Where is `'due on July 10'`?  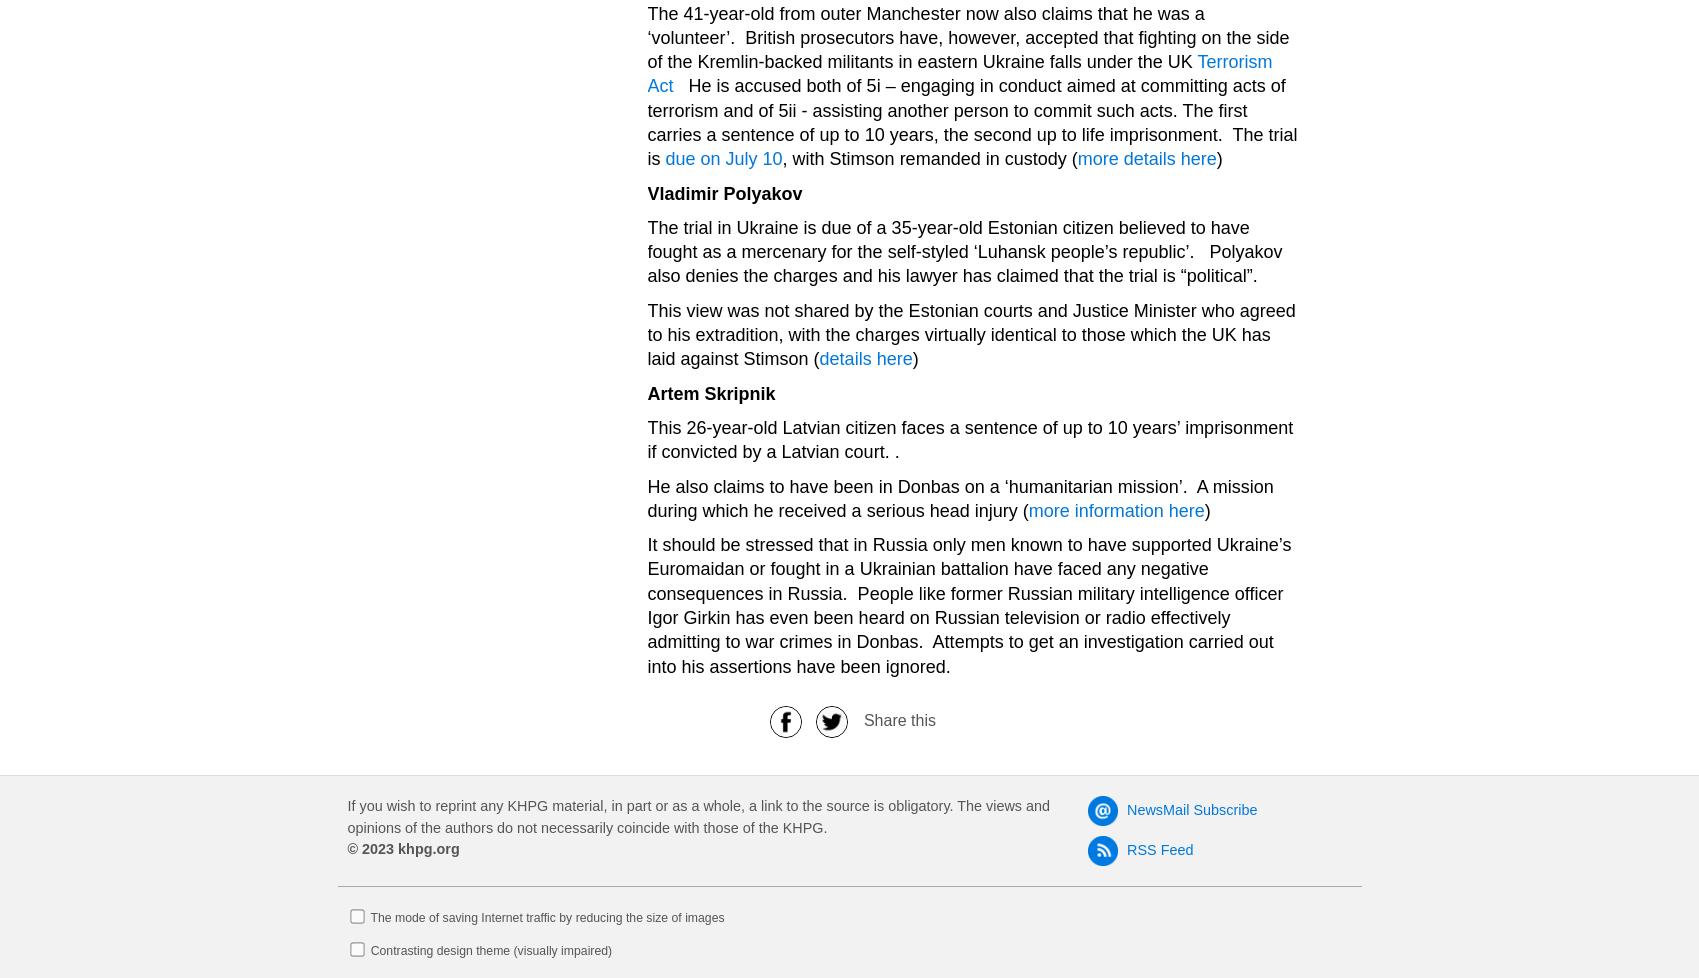 'due on July 10' is located at coordinates (722, 159).